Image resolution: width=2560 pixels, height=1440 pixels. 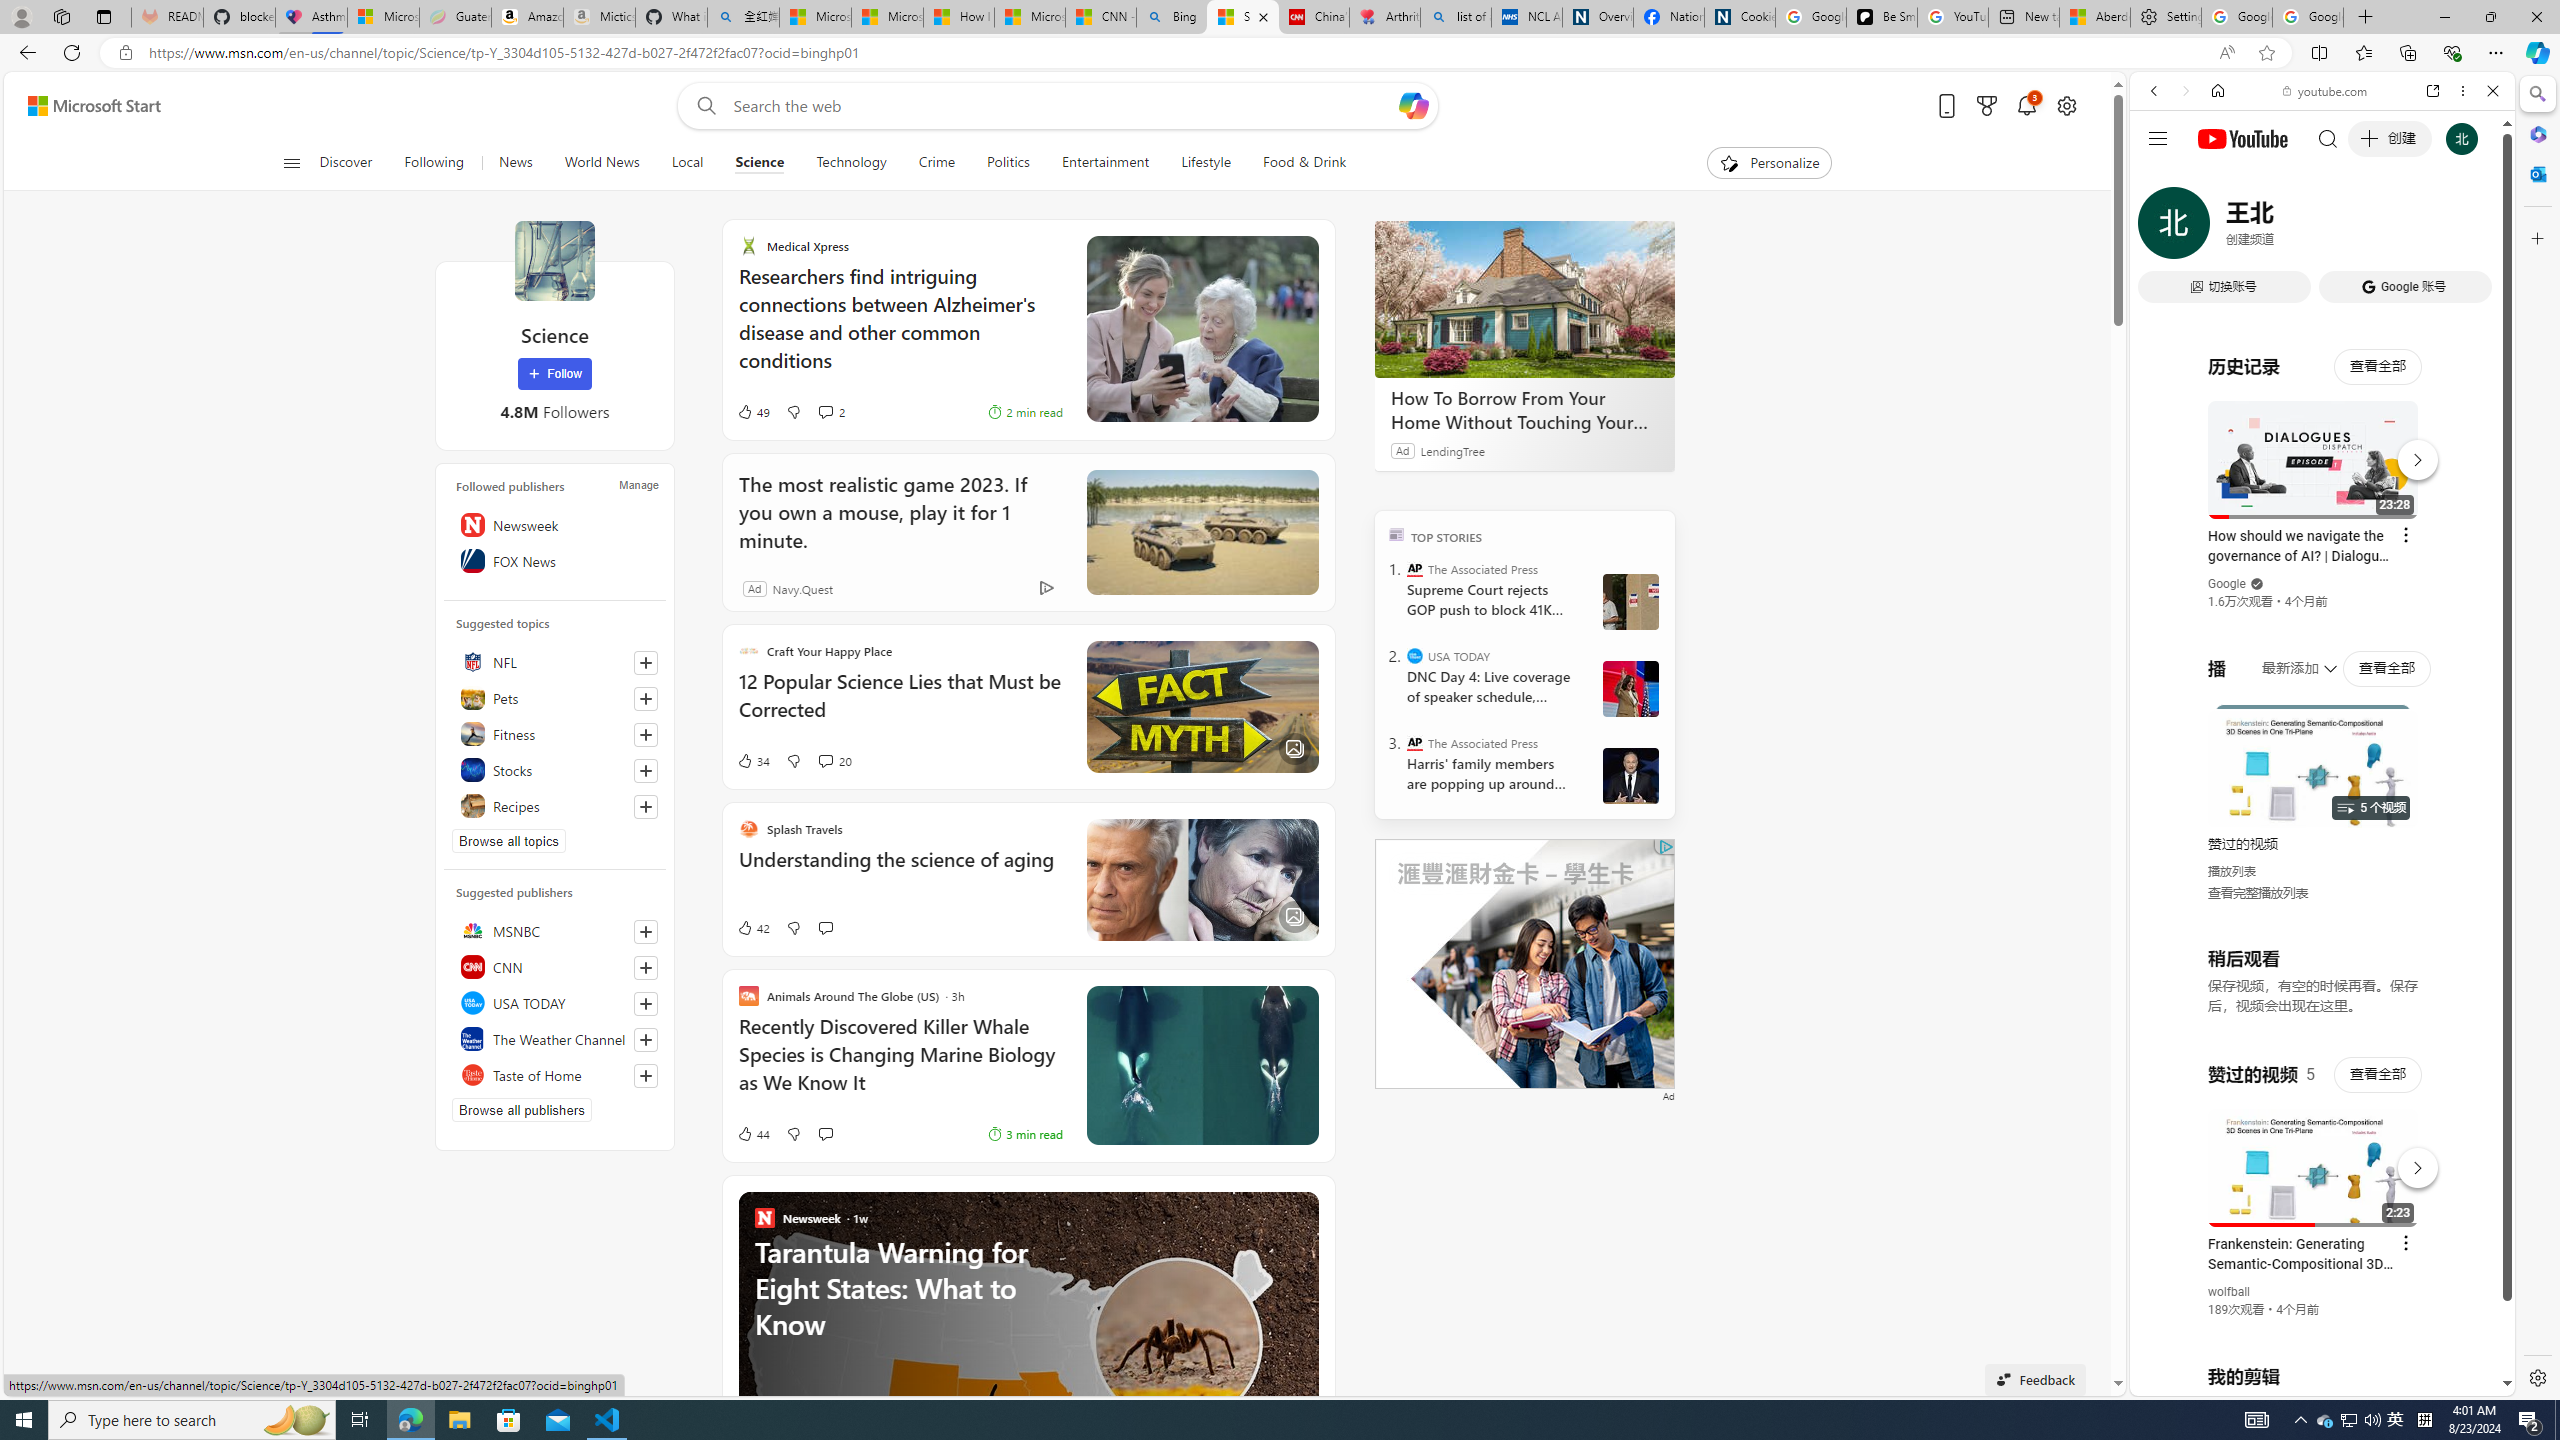 I want to click on 'Open Copilot', so click(x=1414, y=104).